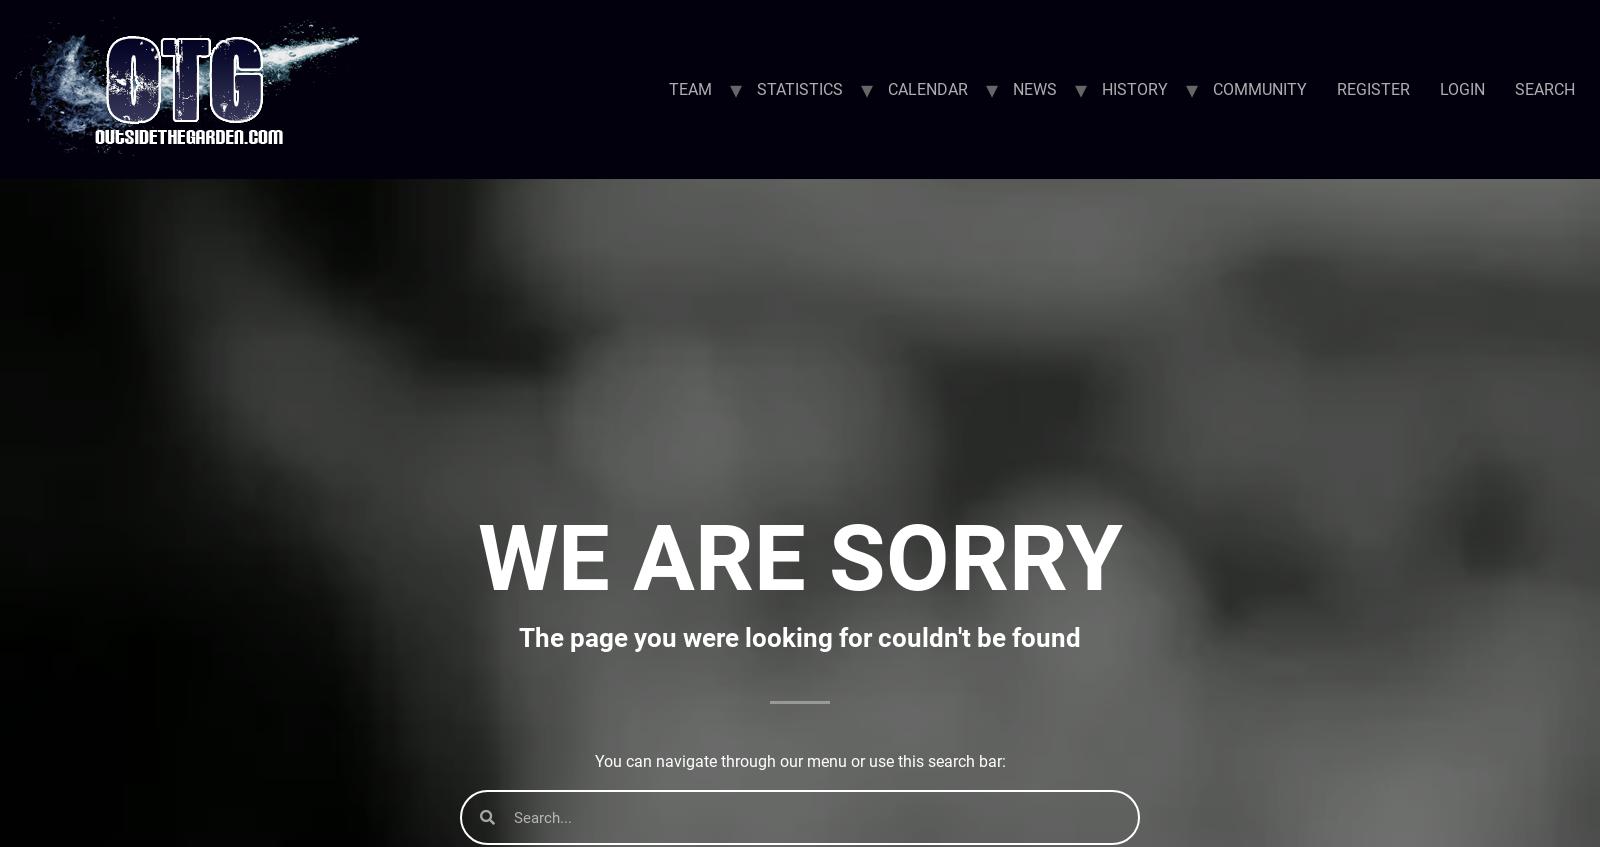 Image resolution: width=1600 pixels, height=847 pixels. I want to click on 'HISTORY', so click(1135, 88).